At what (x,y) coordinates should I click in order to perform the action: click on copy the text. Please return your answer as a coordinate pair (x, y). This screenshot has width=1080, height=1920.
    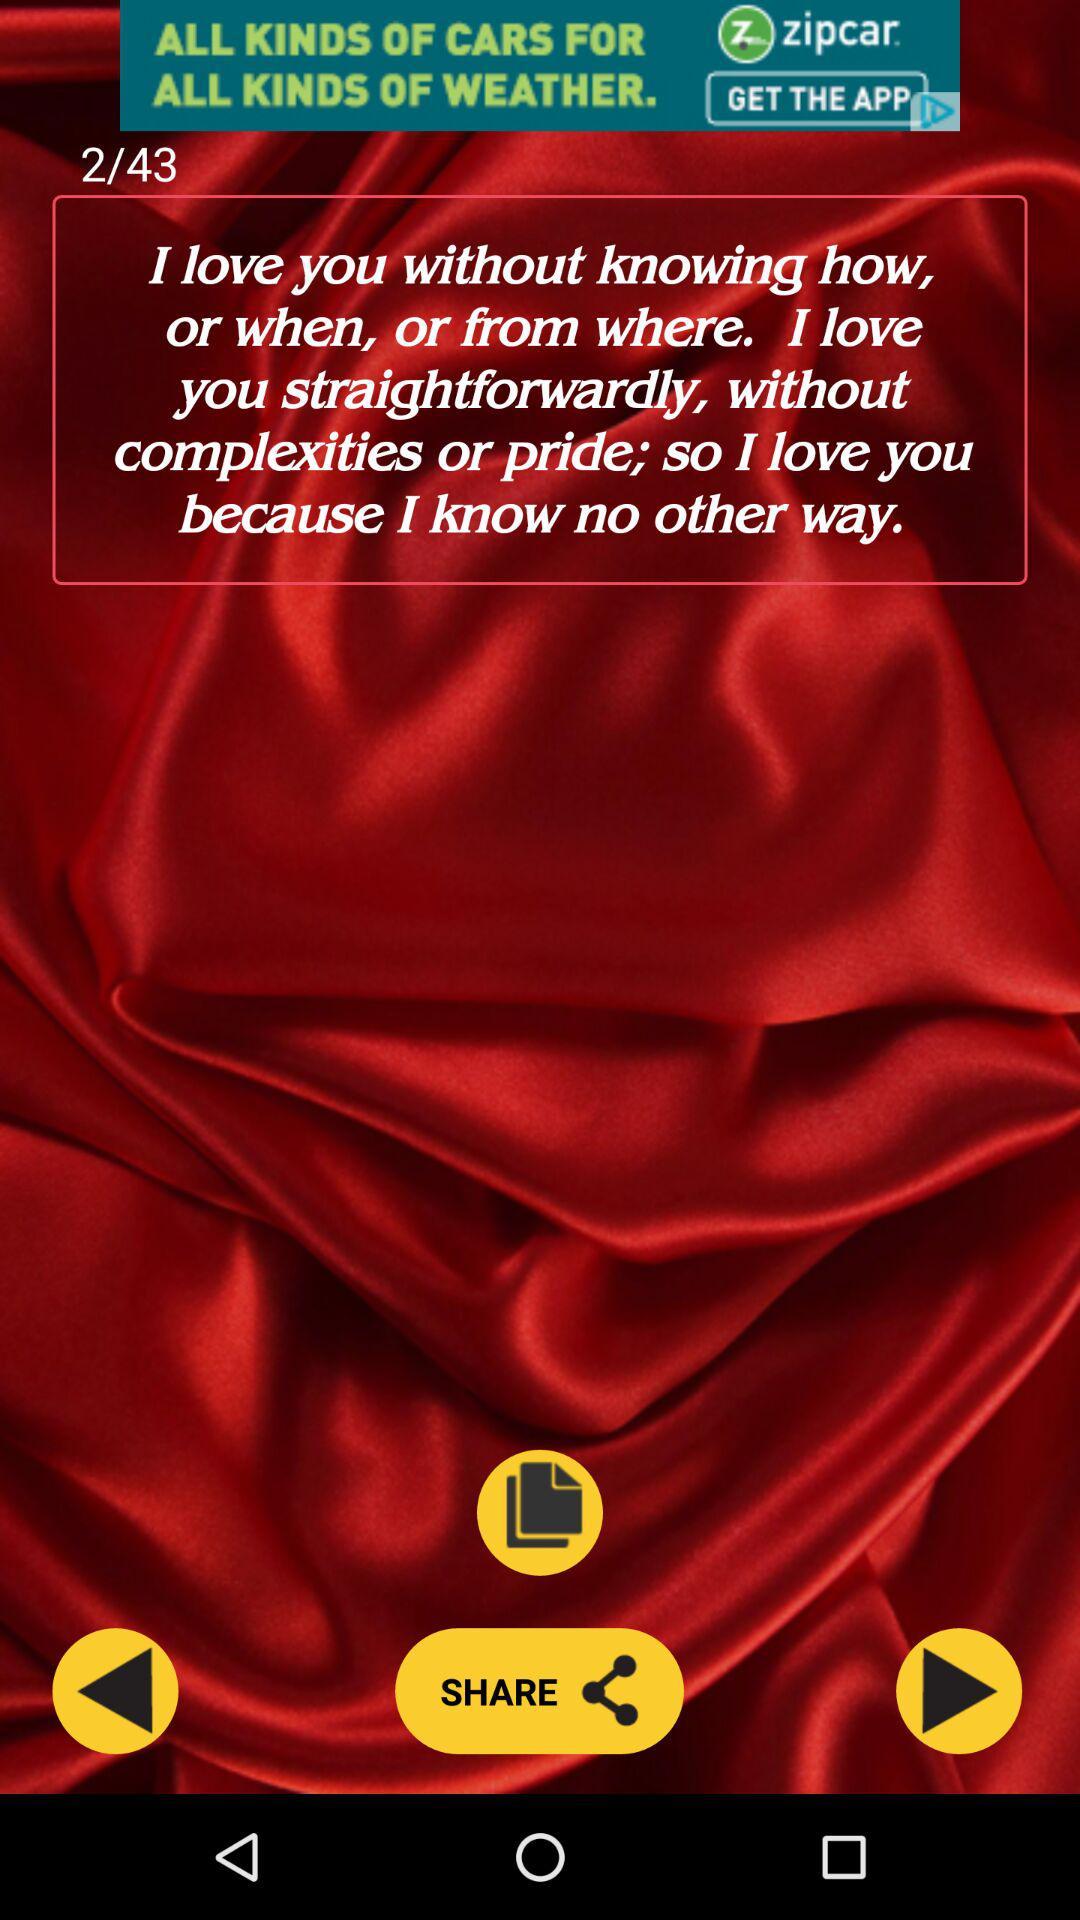
    Looking at the image, I should click on (540, 1512).